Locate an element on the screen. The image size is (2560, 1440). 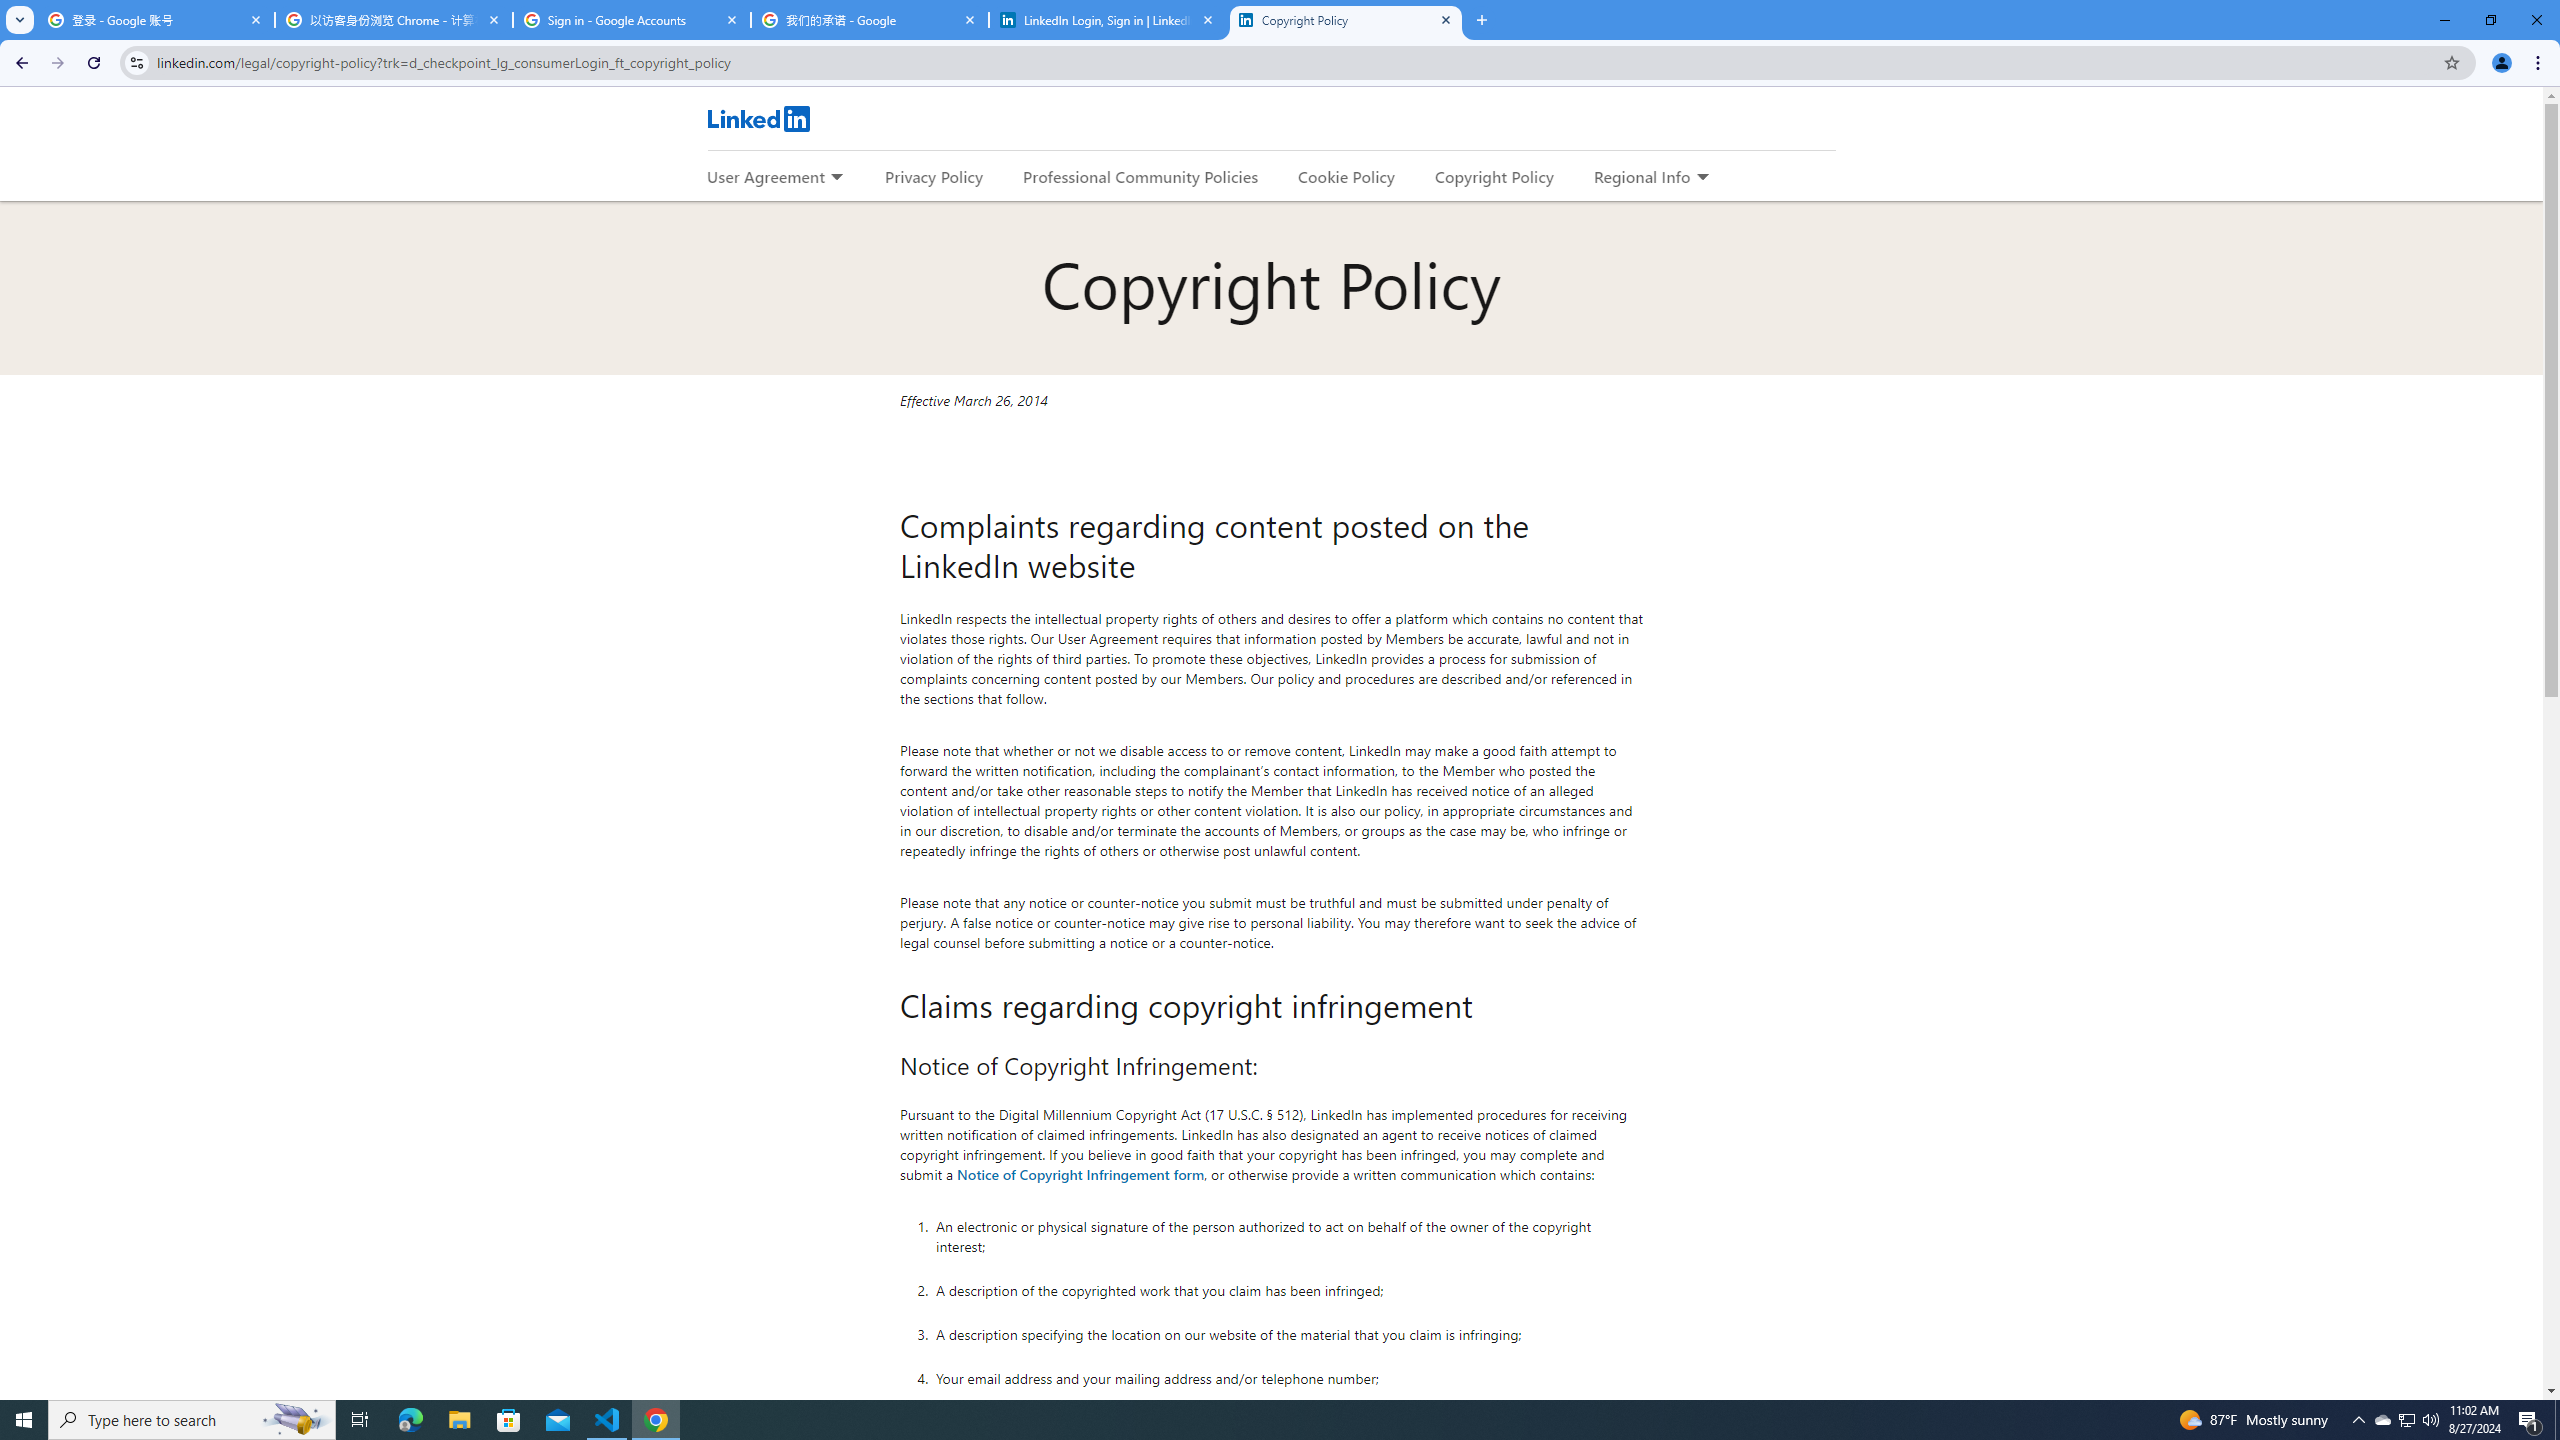
'Expand to show more links for Regional Info' is located at coordinates (1701, 177).